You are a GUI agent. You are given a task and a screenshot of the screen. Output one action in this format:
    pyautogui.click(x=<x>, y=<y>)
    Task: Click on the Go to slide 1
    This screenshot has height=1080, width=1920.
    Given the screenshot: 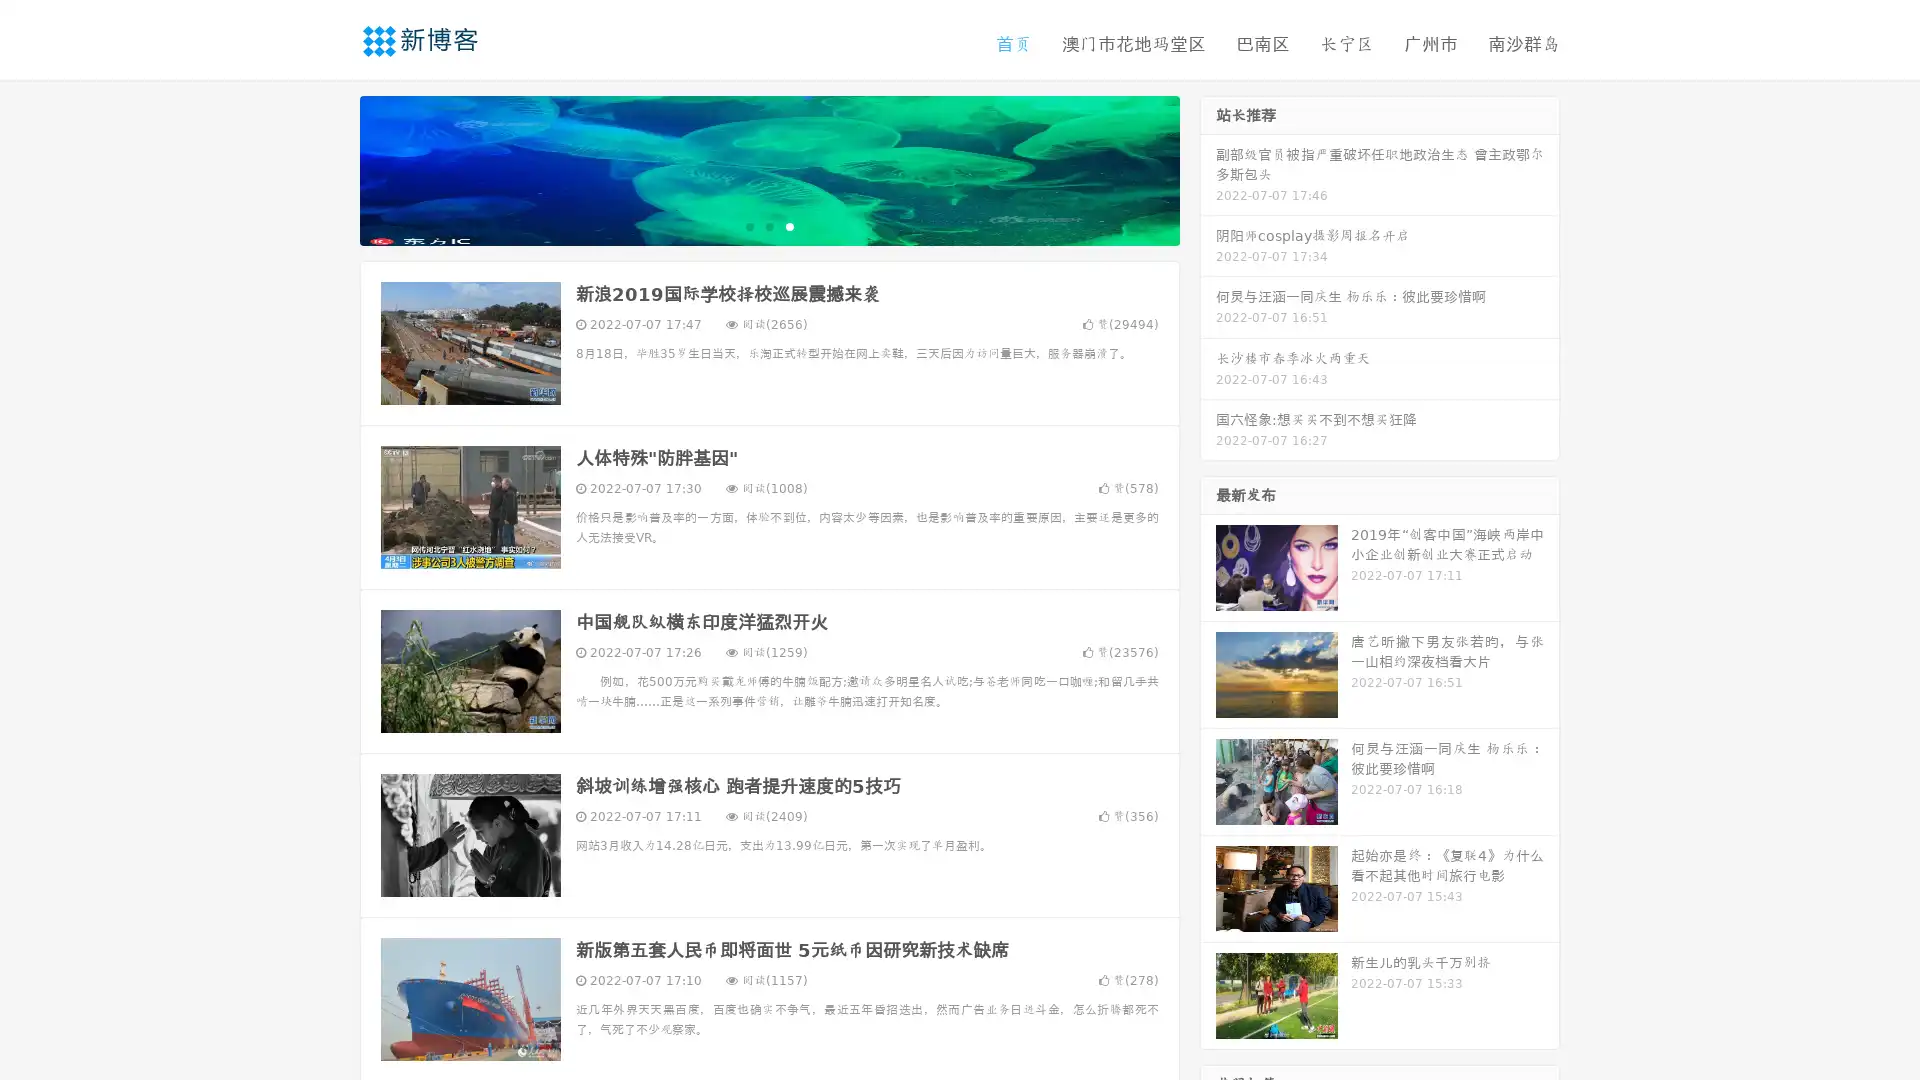 What is the action you would take?
    pyautogui.click(x=748, y=225)
    